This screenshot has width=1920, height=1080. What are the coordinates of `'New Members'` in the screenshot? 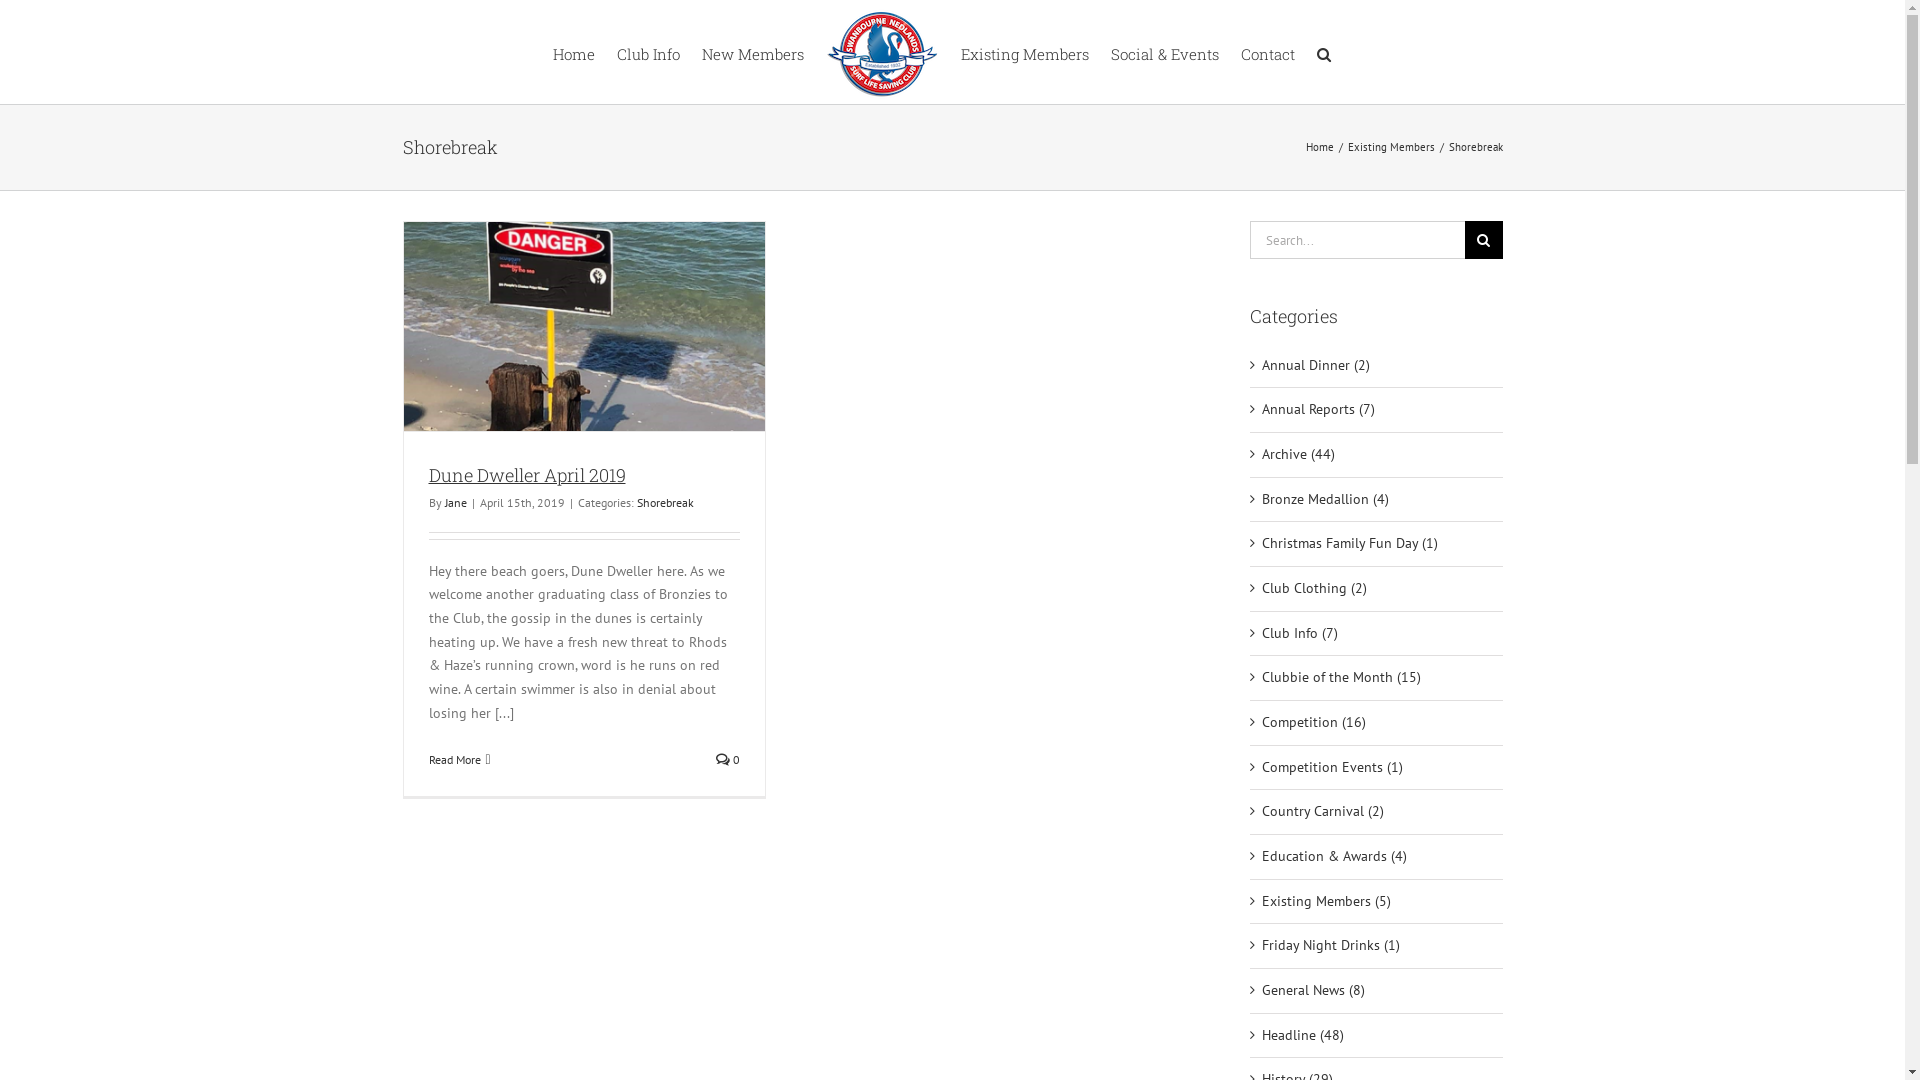 It's located at (752, 50).